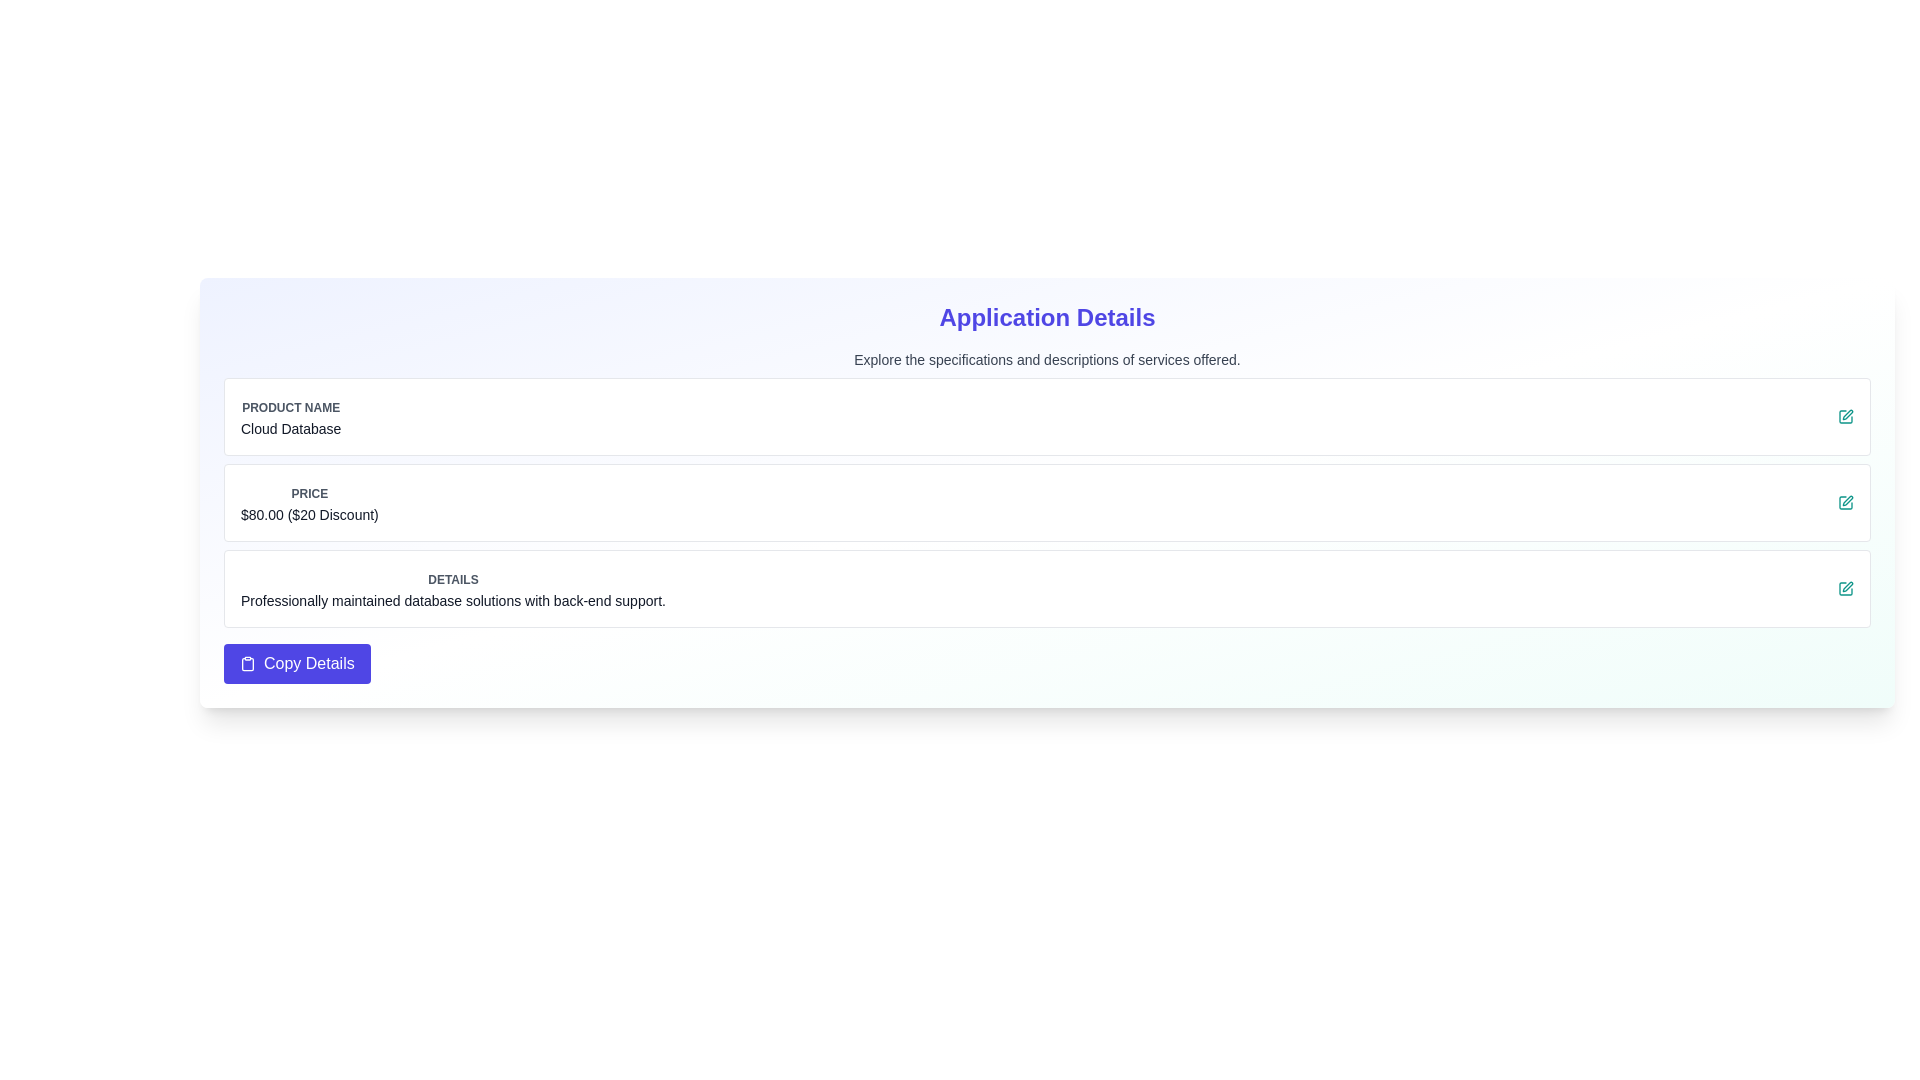  Describe the element at coordinates (1847, 500) in the screenshot. I see `the icon button located in the rightmost side of the third row of the form interface` at that location.